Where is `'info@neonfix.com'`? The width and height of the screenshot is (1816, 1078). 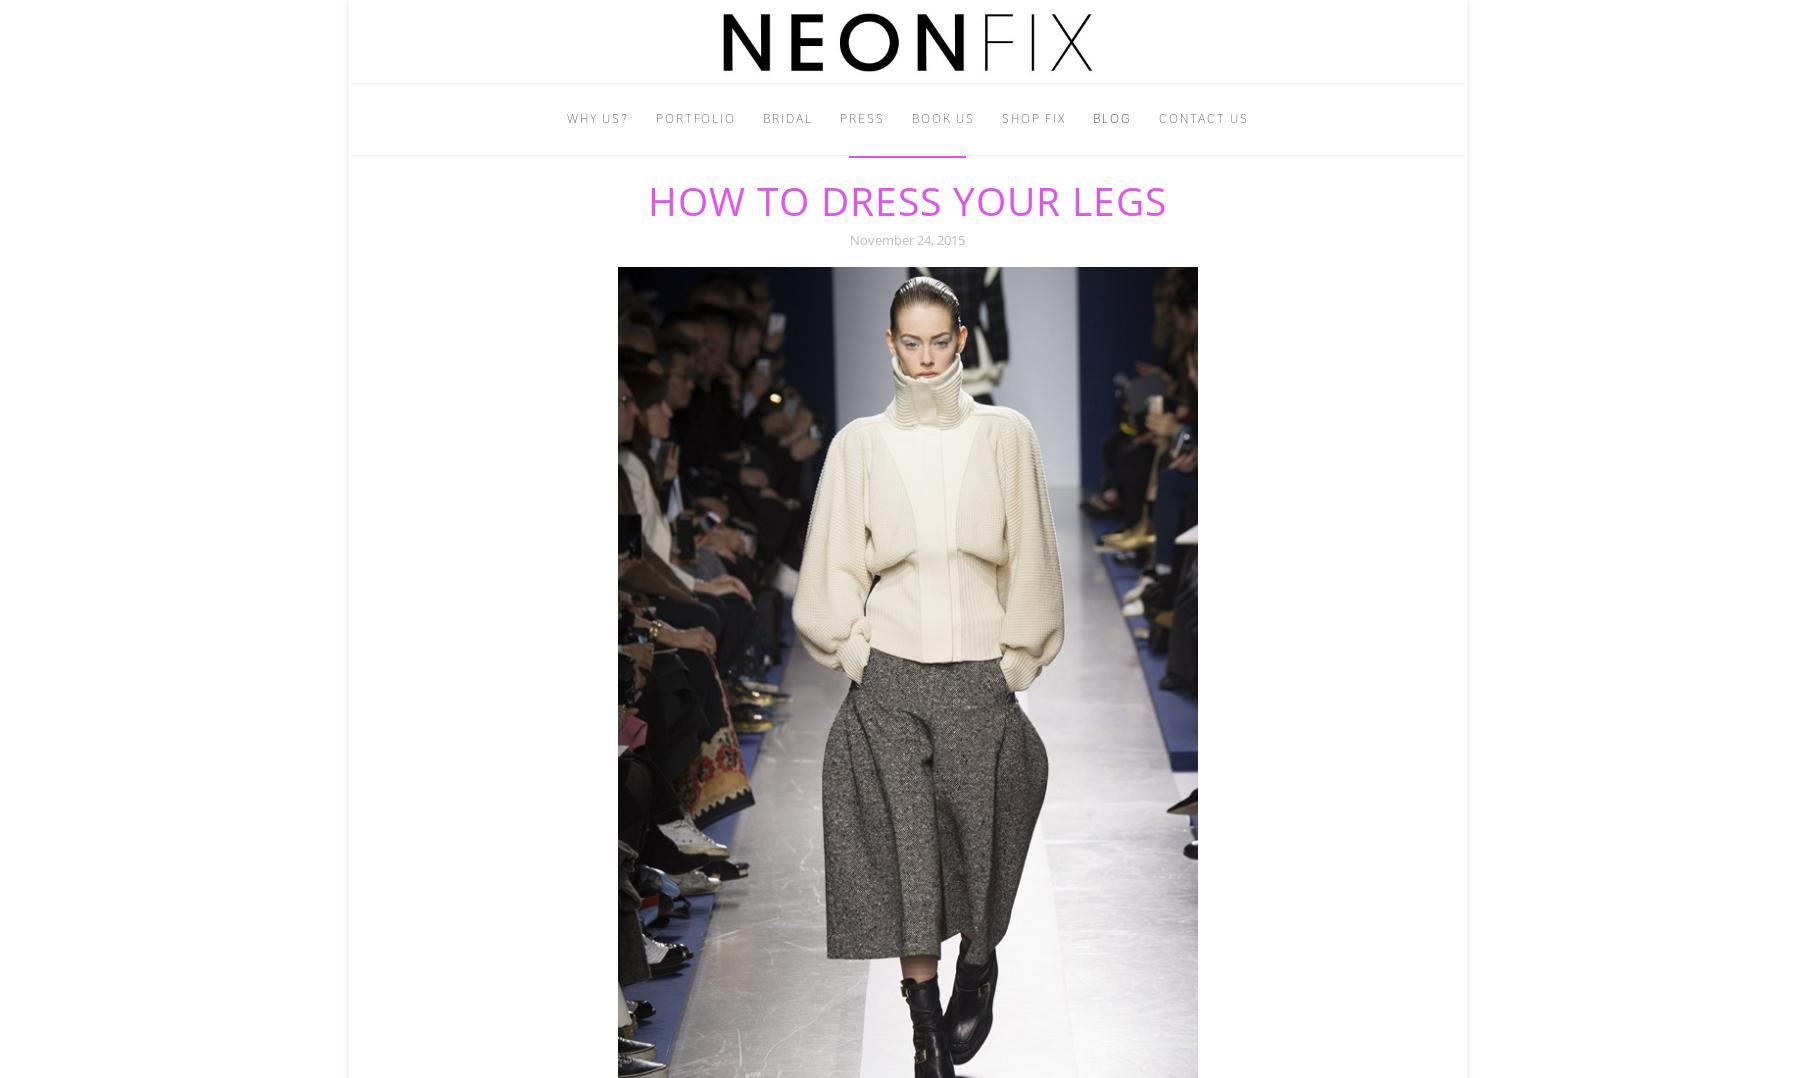 'info@neonfix.com' is located at coordinates (927, 198).